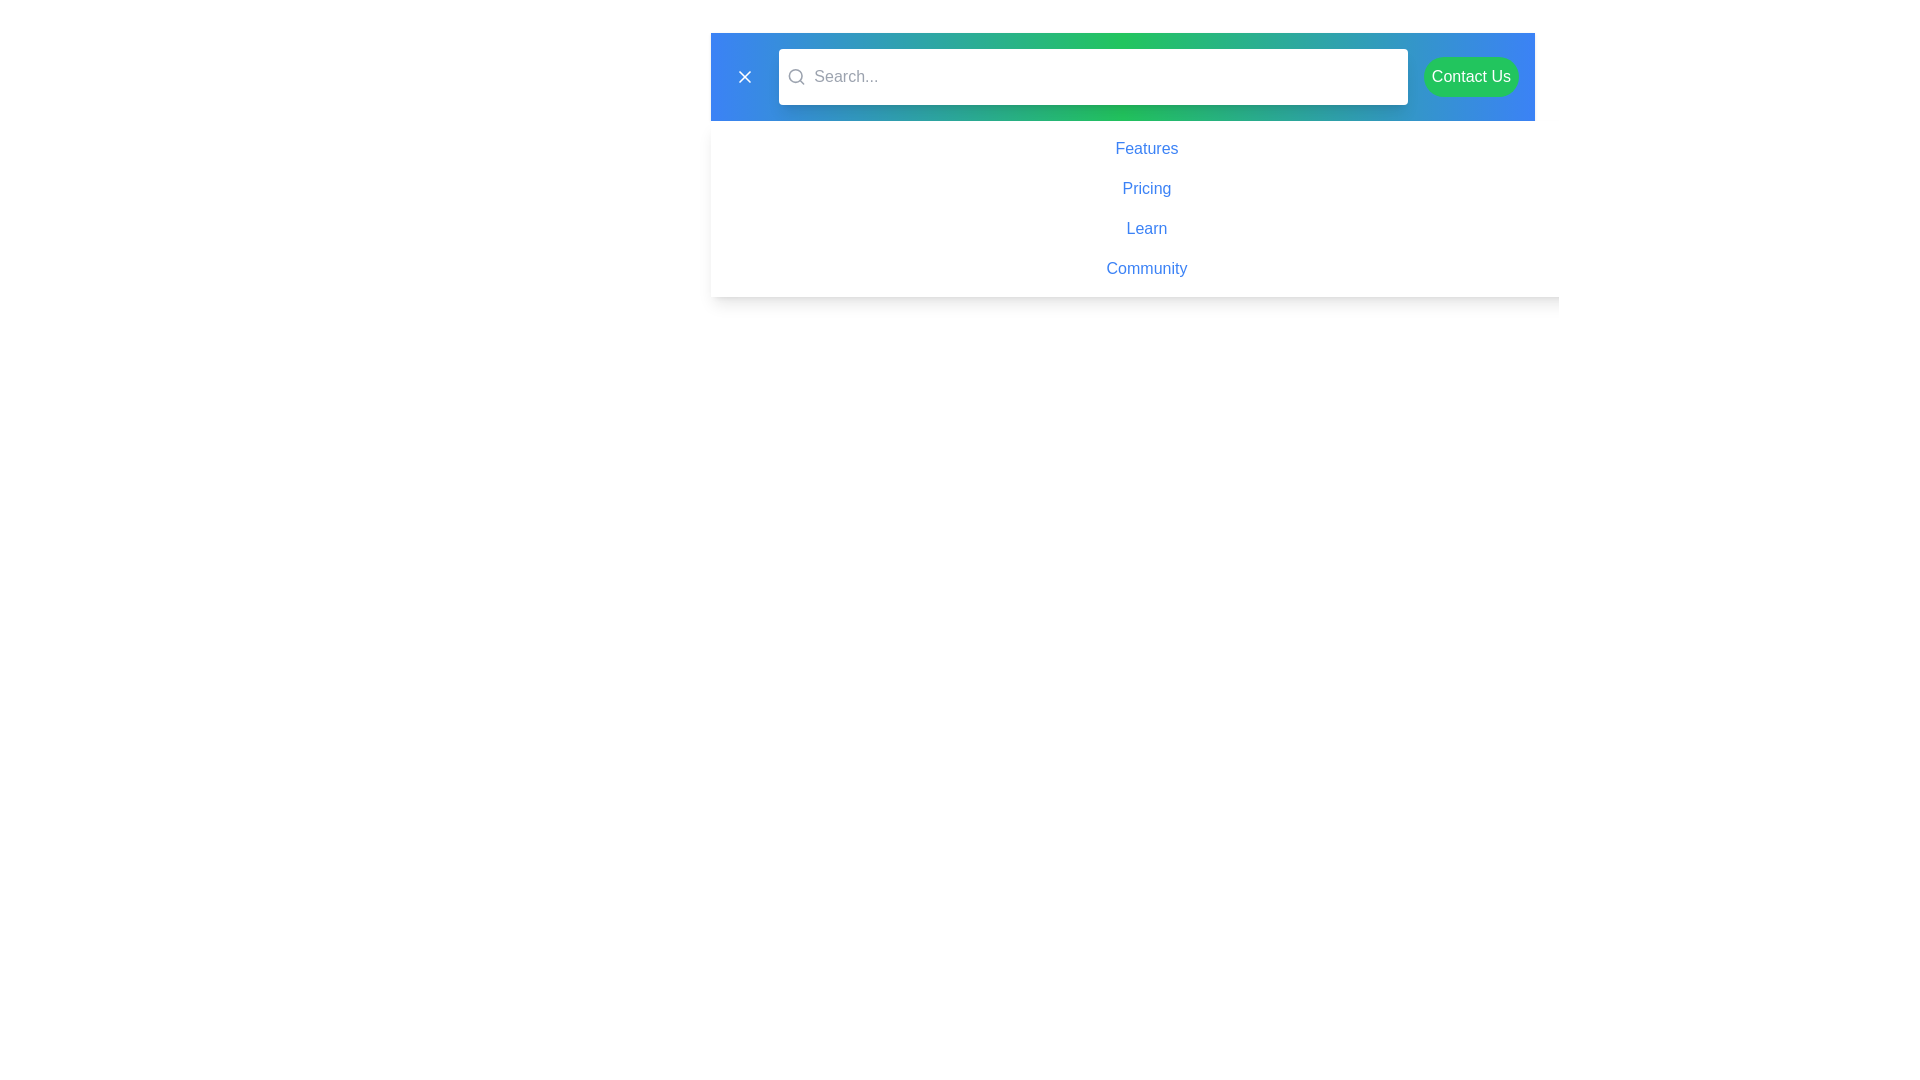  What do you see at coordinates (1147, 227) in the screenshot?
I see `the 'Learn' hyperlink, which is the third item in a vertical list of links under the search bar, styled in blue and underlined` at bounding box center [1147, 227].